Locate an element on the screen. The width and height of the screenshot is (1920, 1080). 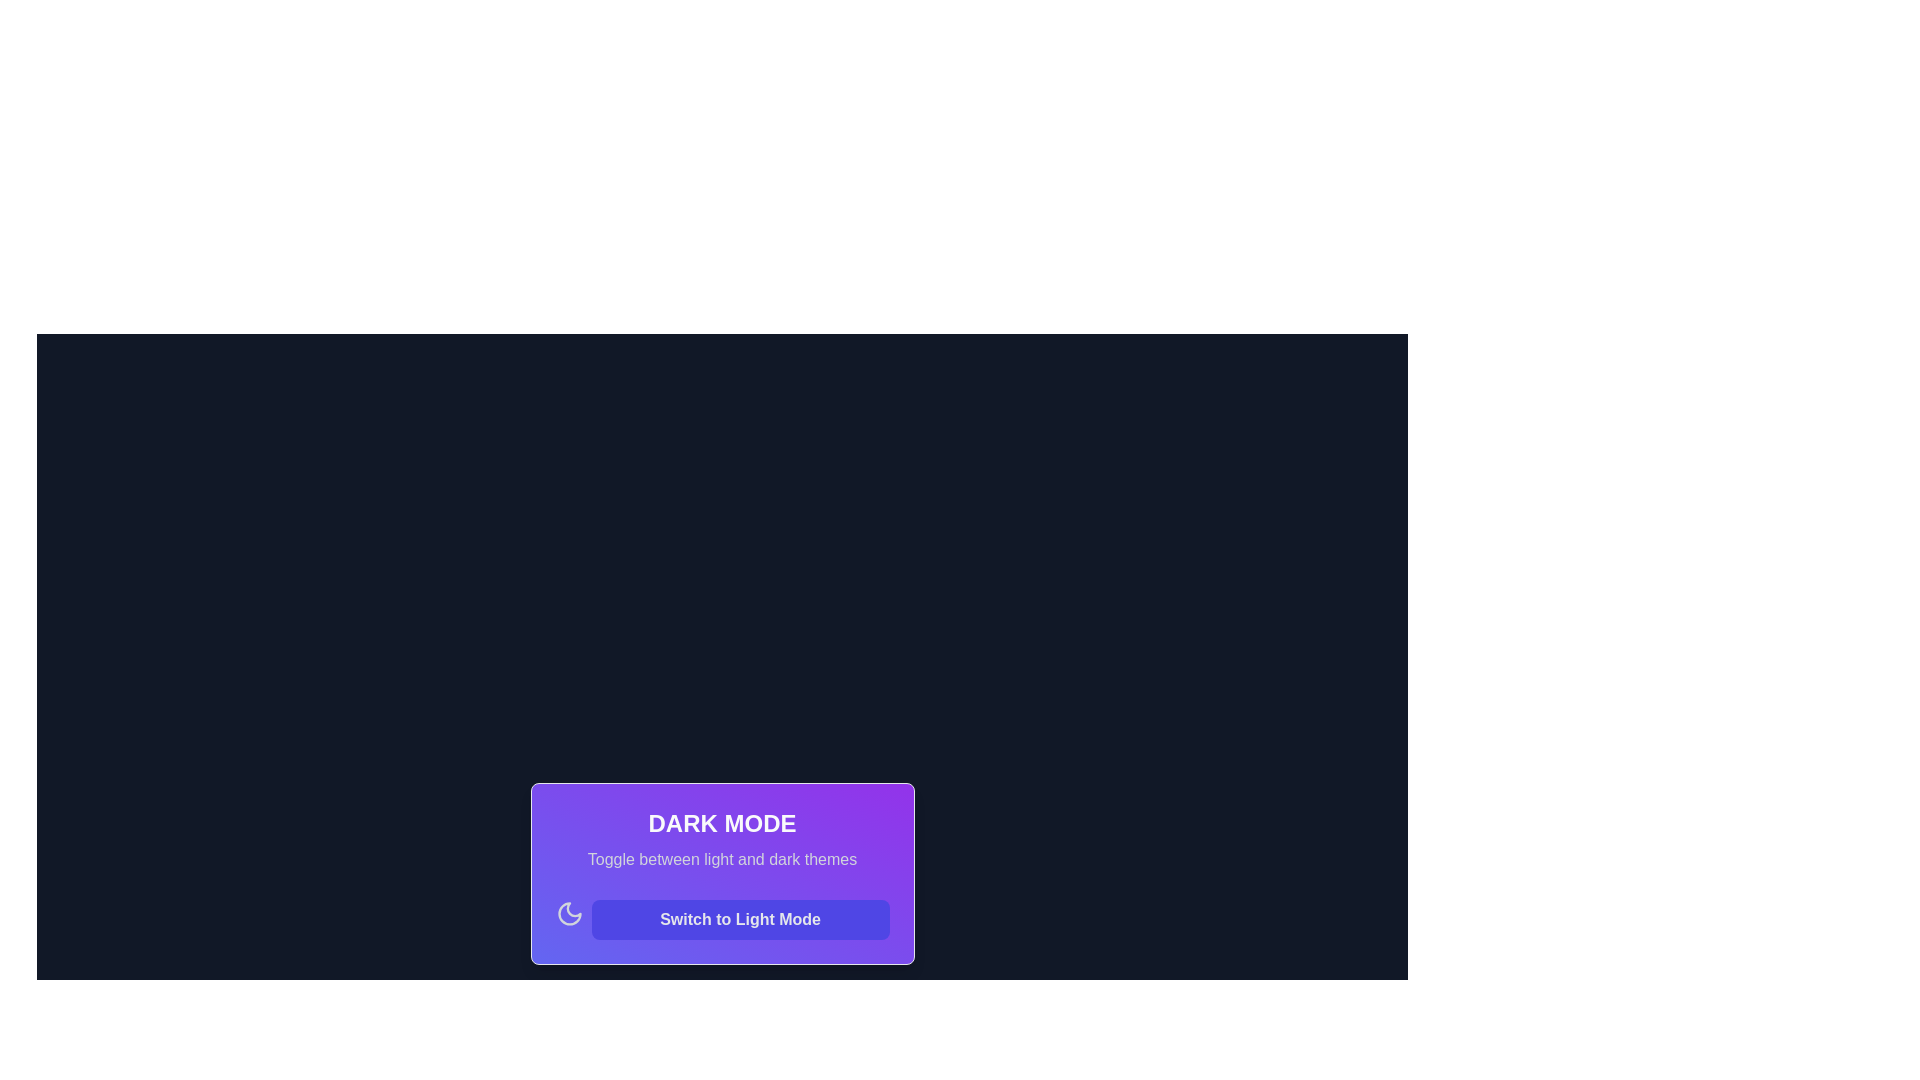
the crescent moon icon on the purple background is located at coordinates (568, 914).